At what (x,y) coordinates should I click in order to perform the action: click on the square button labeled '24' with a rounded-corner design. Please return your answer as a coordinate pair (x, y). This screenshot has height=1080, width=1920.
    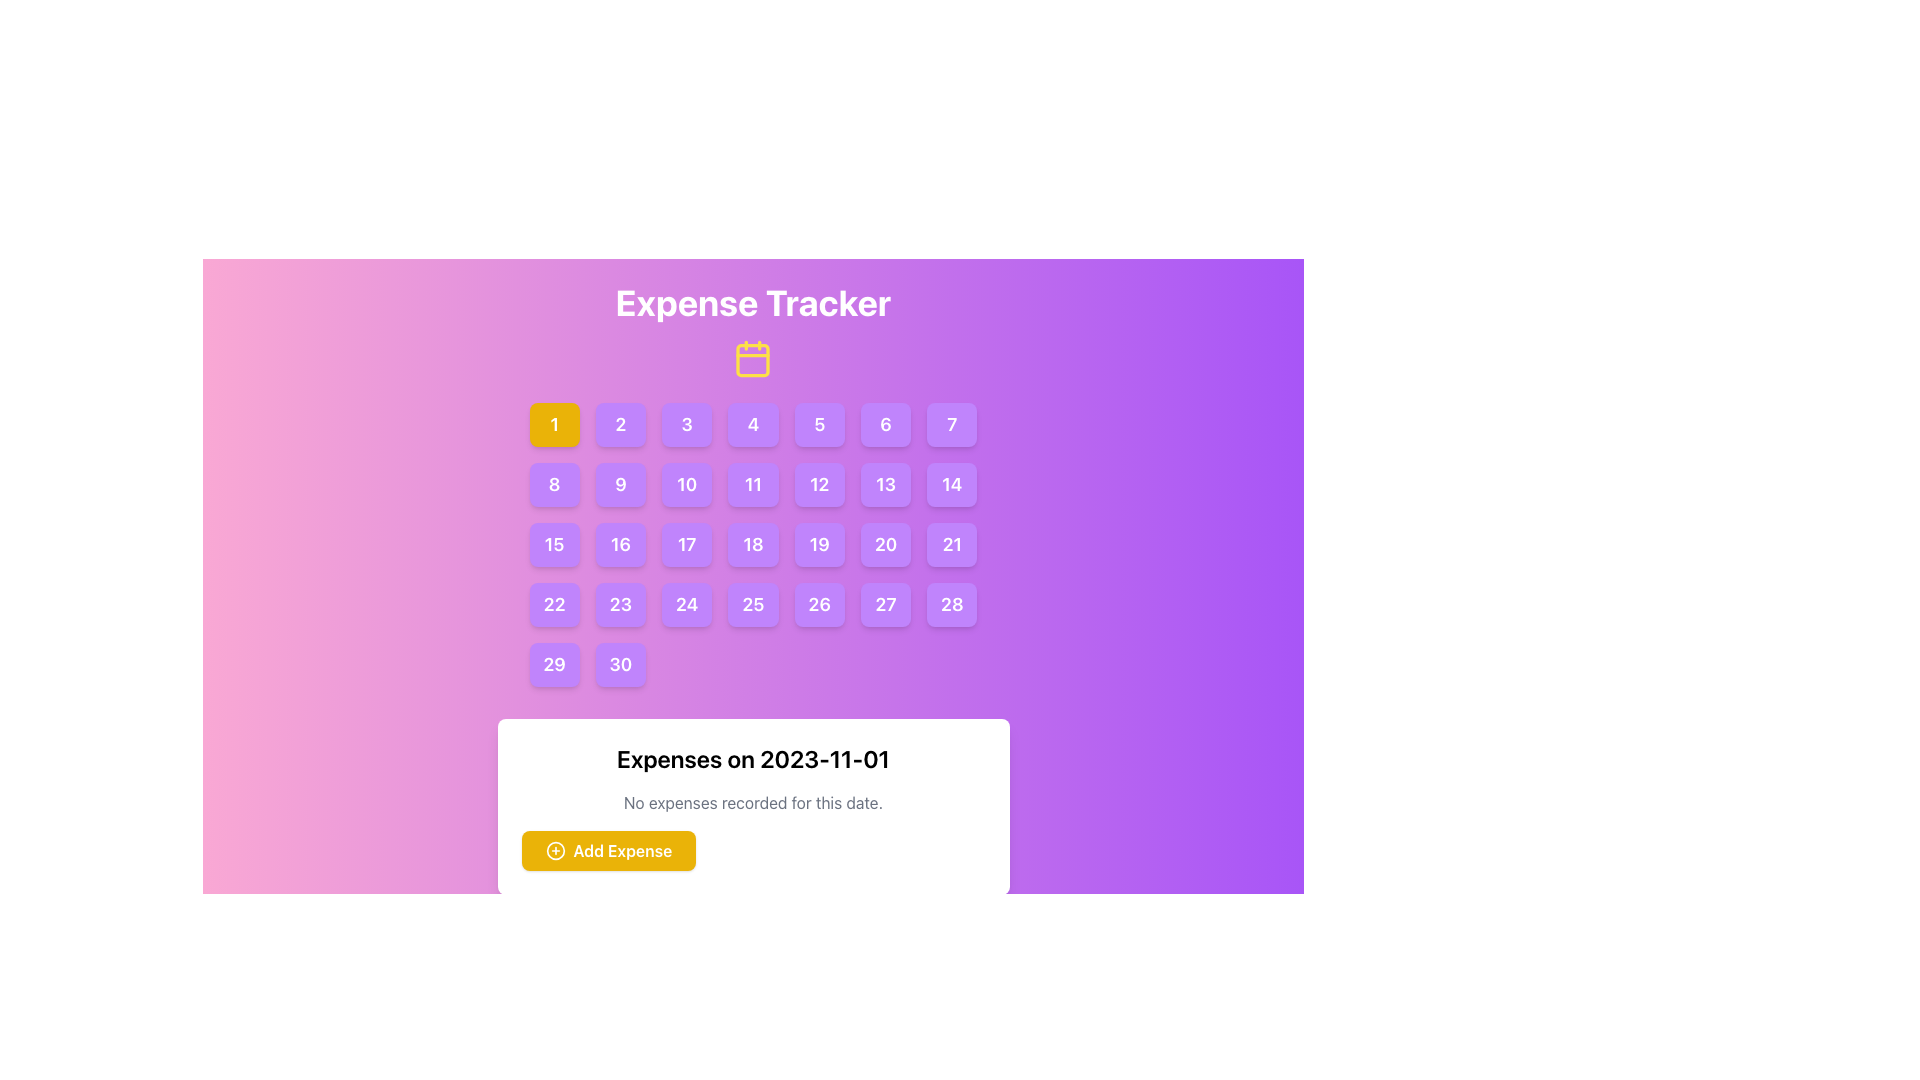
    Looking at the image, I should click on (687, 604).